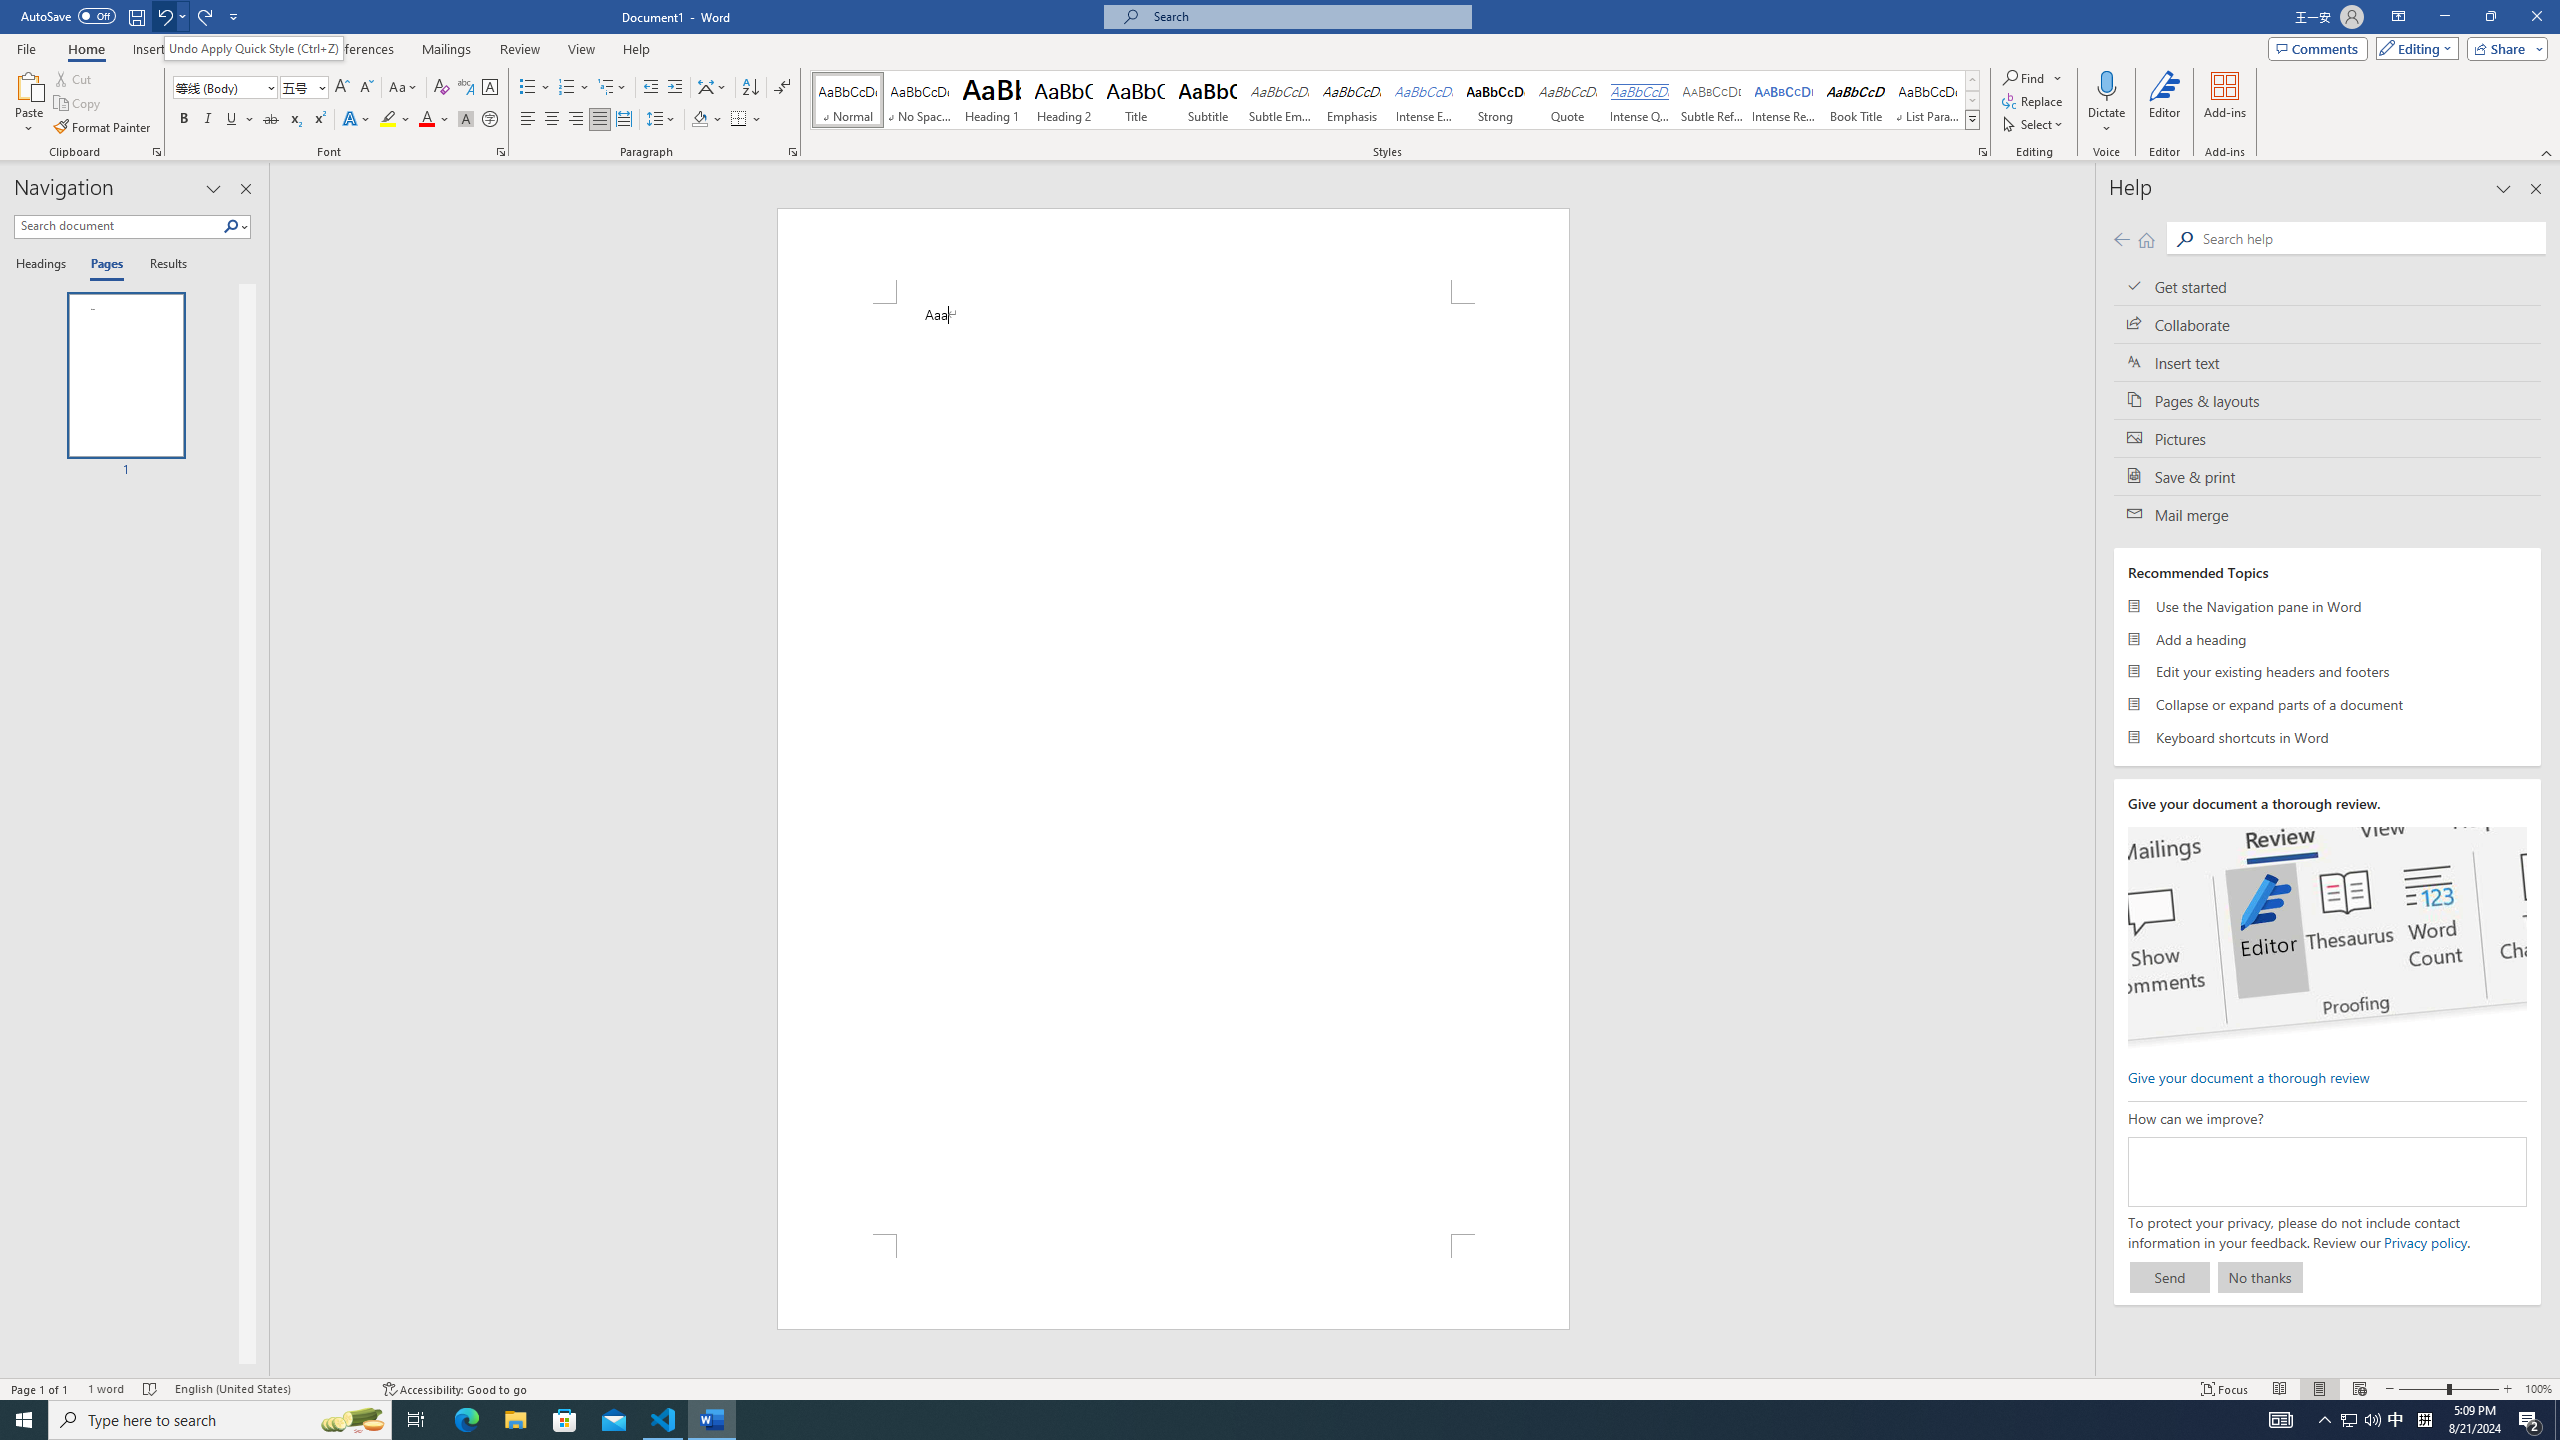 This screenshot has width=2560, height=1440. Describe the element at coordinates (1280, 1387) in the screenshot. I see `'Class: MsoCommandBar'` at that location.